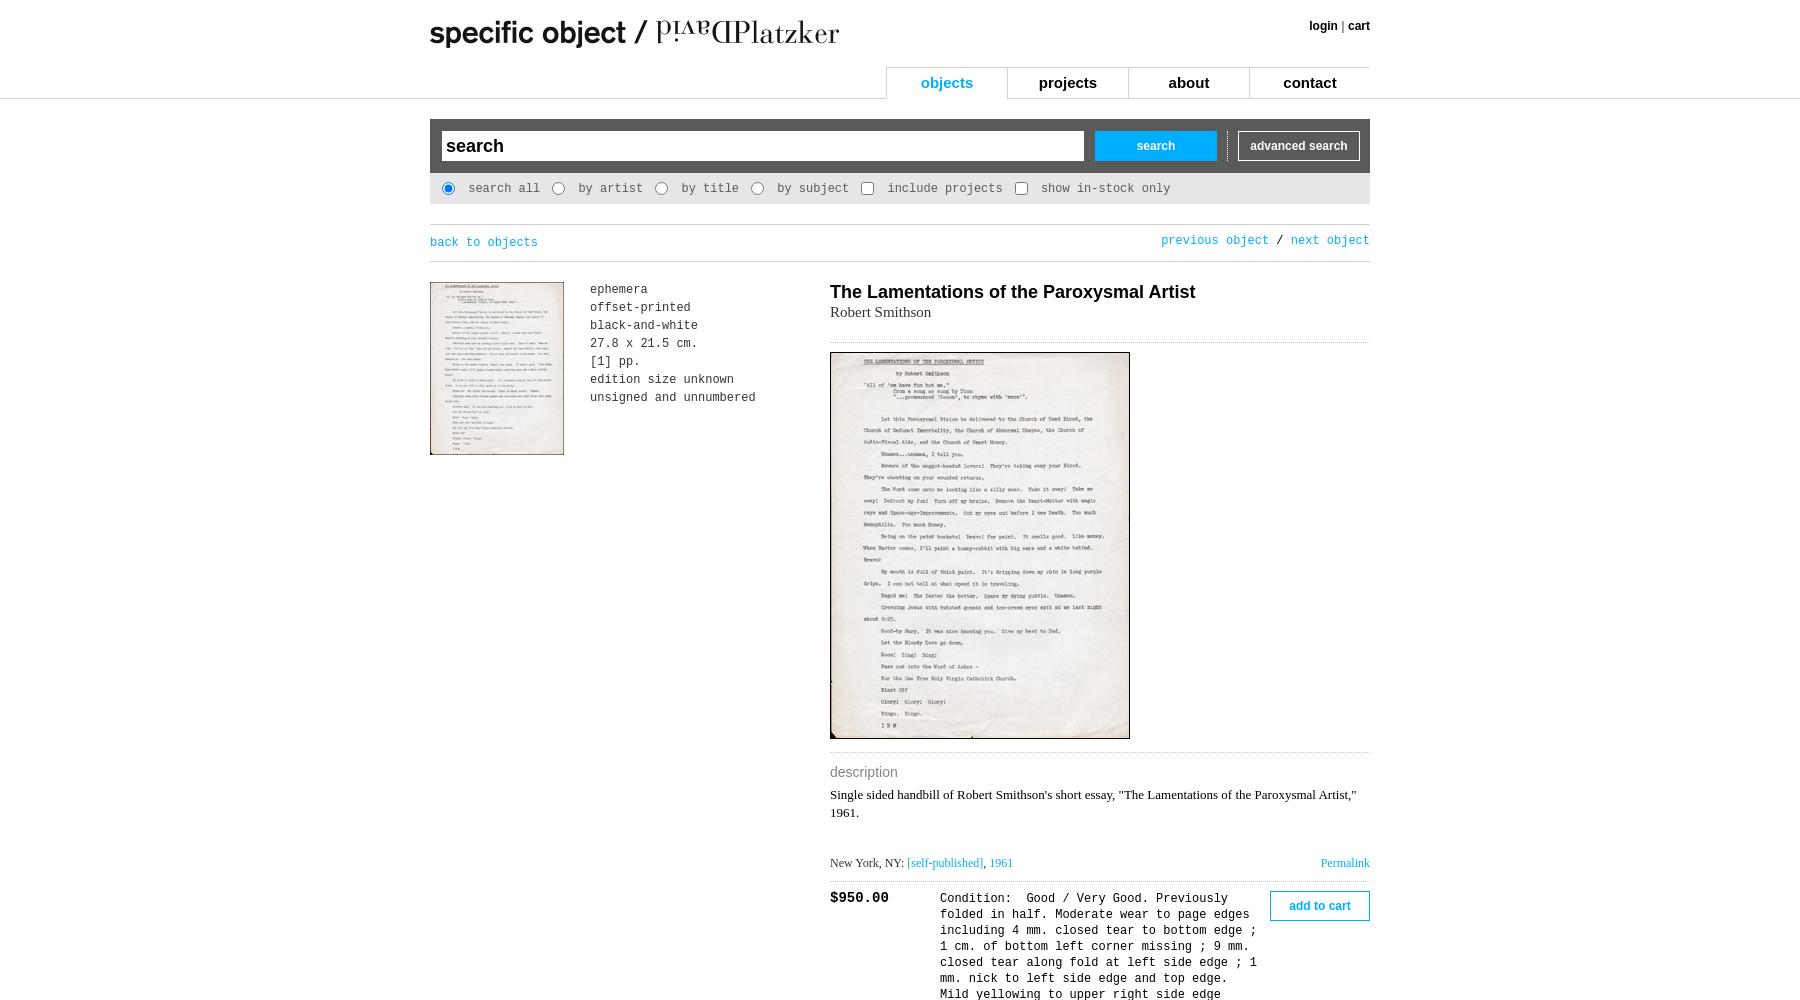 The width and height of the screenshot is (1800, 1000). I want to click on 'search all', so click(499, 188).